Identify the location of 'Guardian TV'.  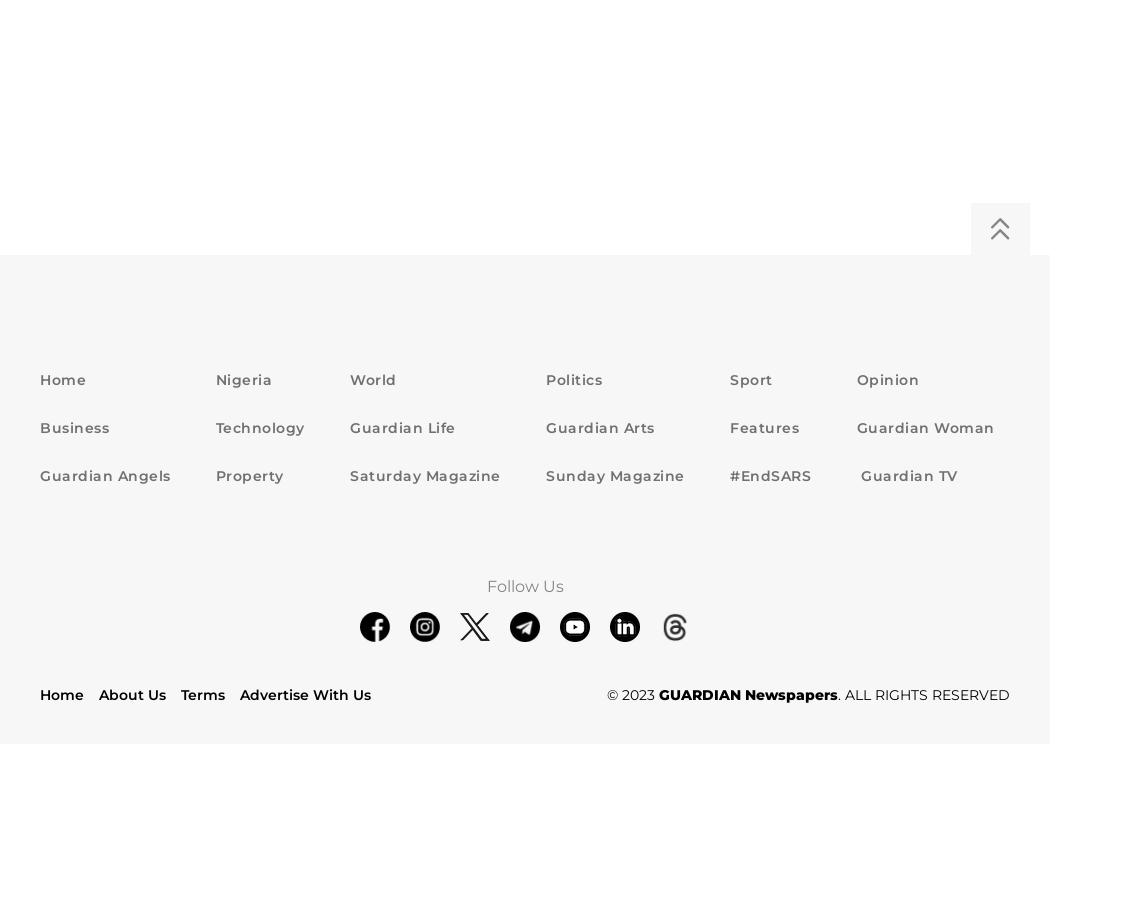
(905, 474).